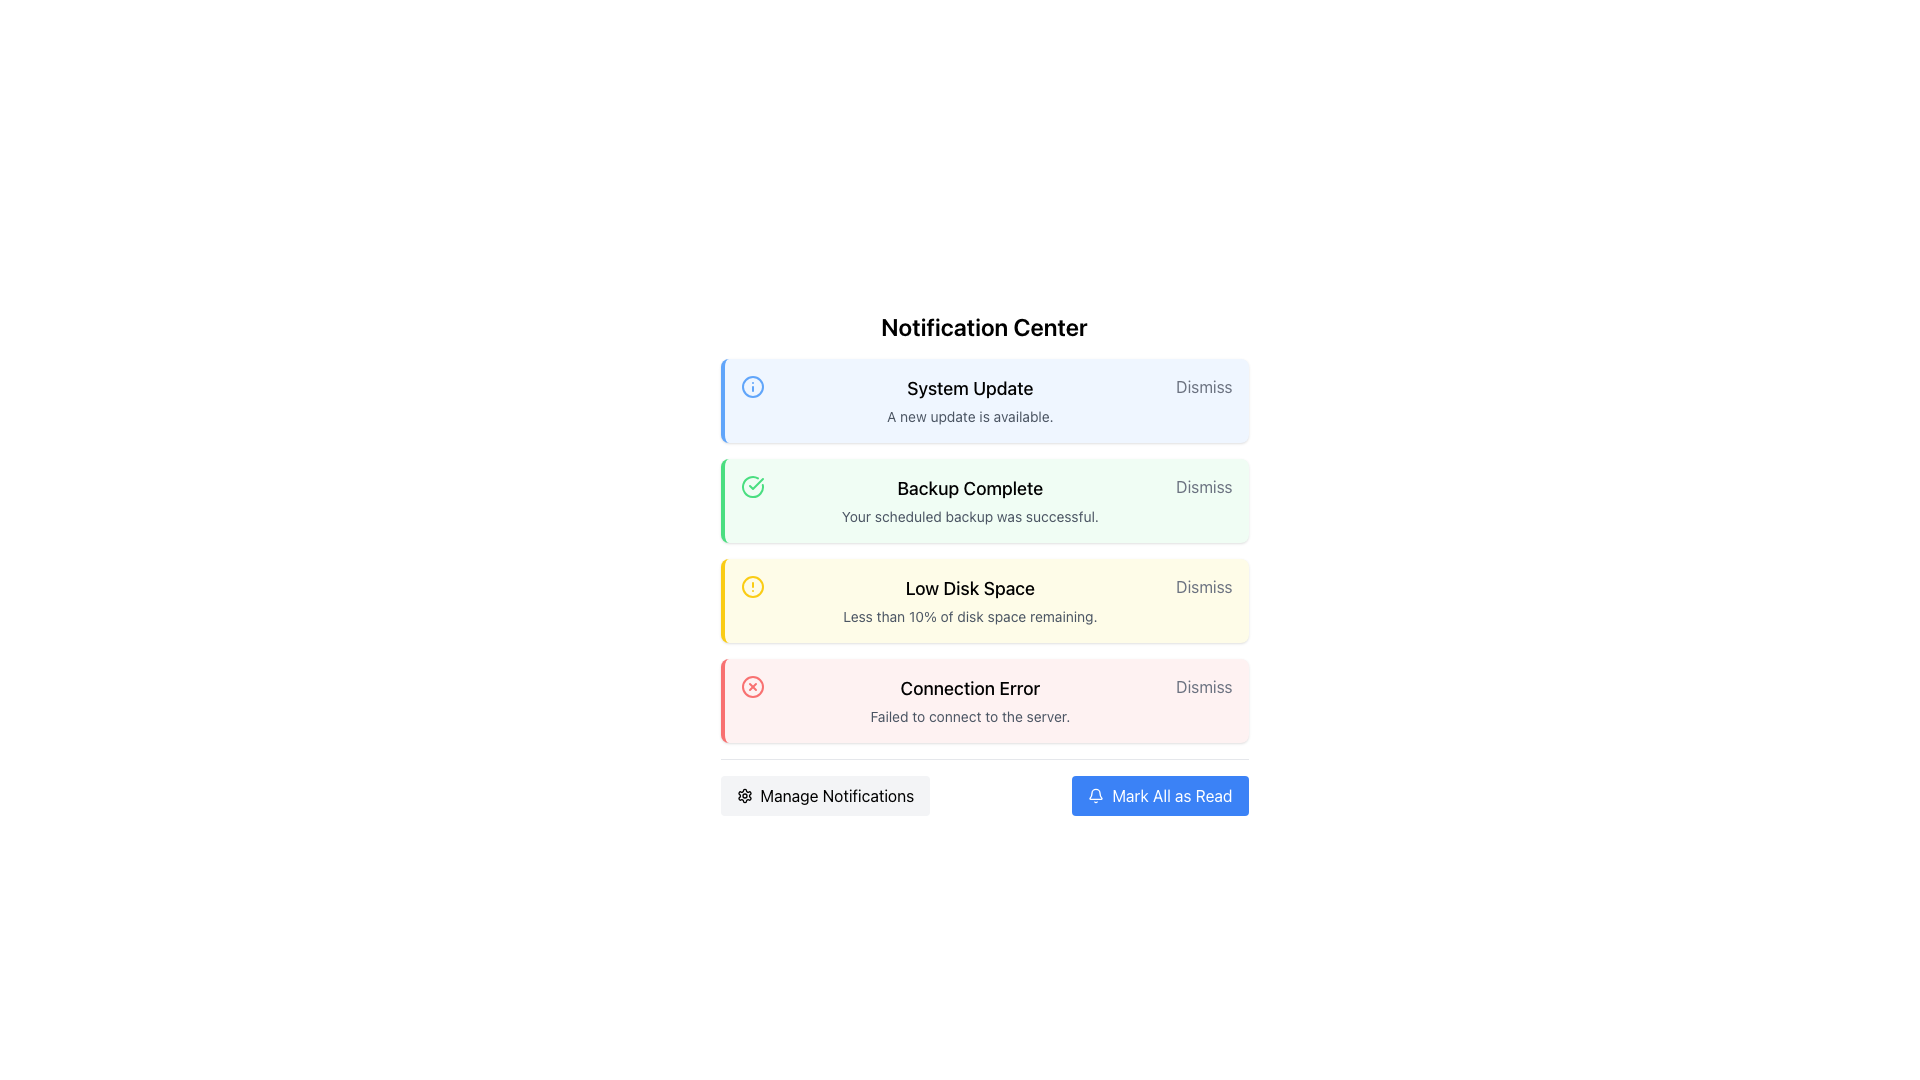 This screenshot has height=1080, width=1920. What do you see at coordinates (751, 585) in the screenshot?
I see `the central circular component of the yellow-bordered icon in the third notification entry labeled 'Low Disk Space' to acknowledge the warning status` at bounding box center [751, 585].